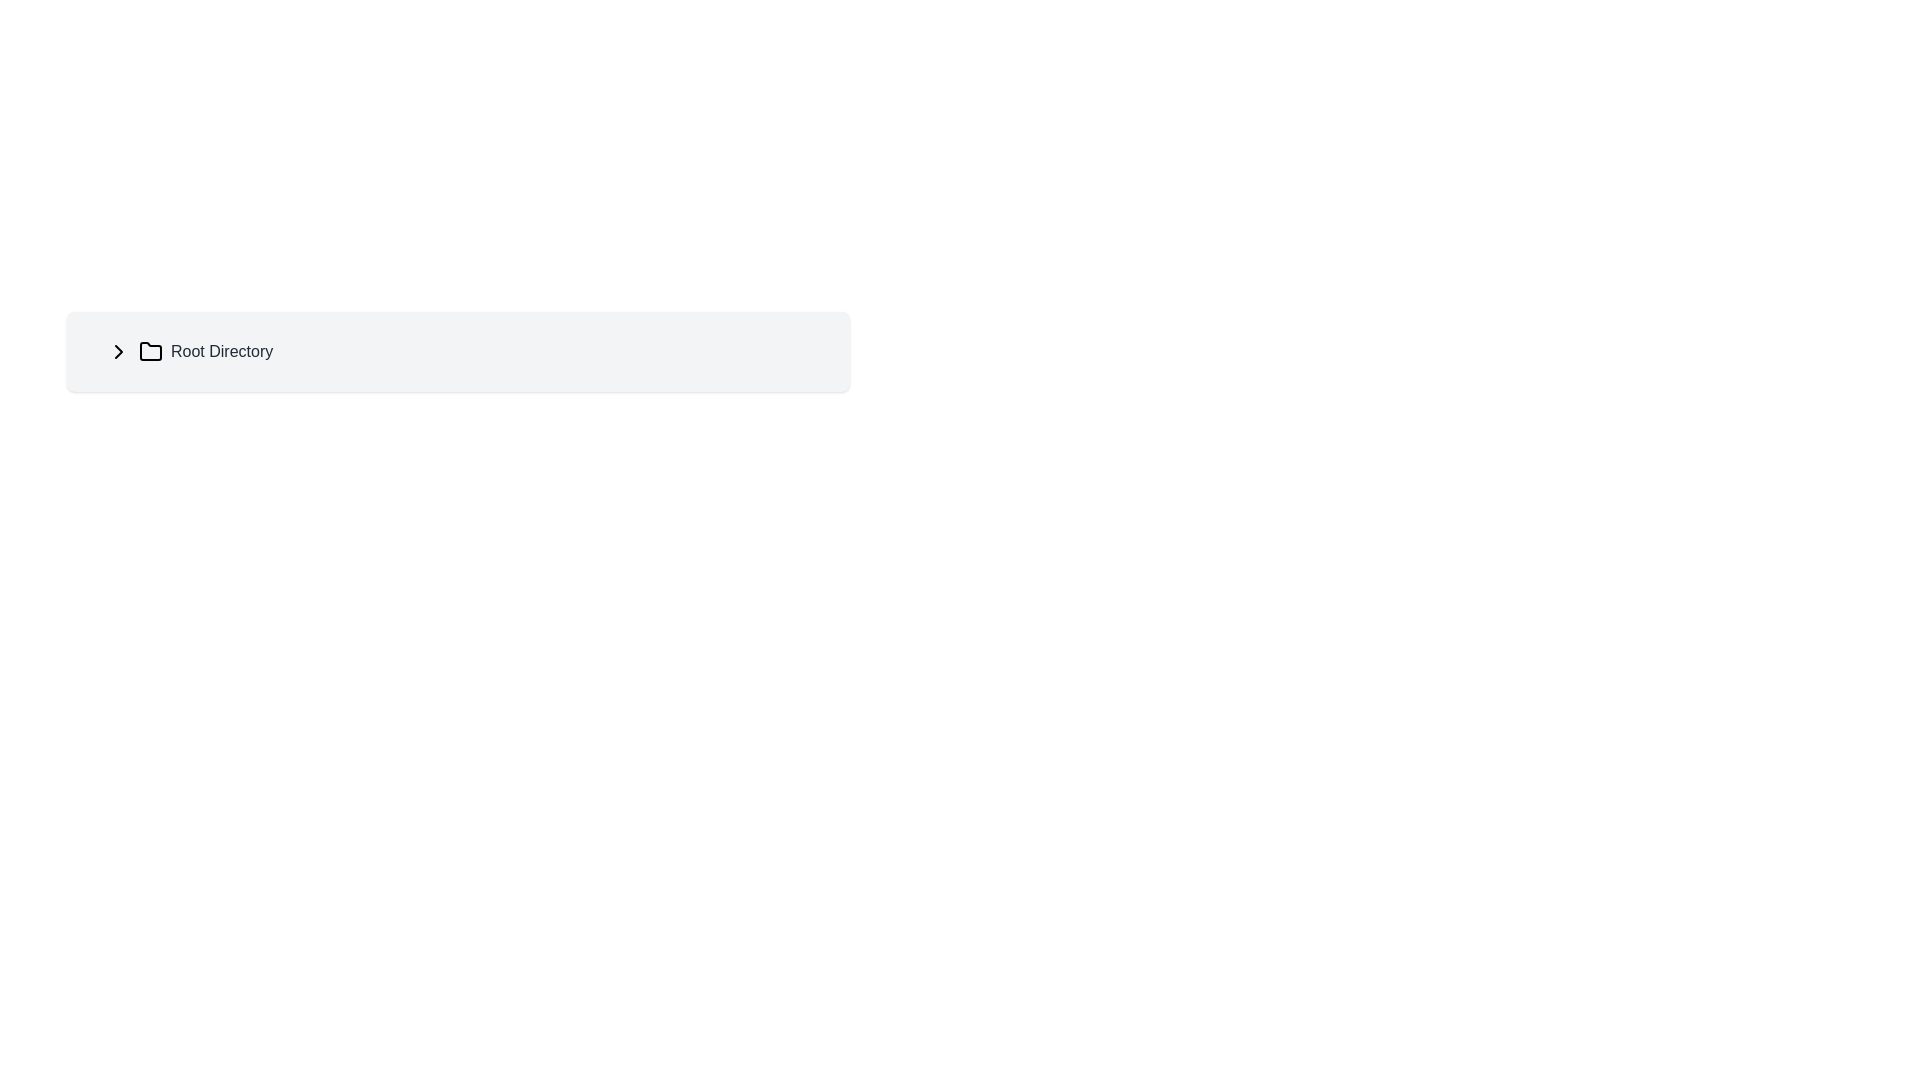 This screenshot has height=1080, width=1920. What do you see at coordinates (149, 350) in the screenshot?
I see `the folder icon located adjacent to the 'Root Directory' text label` at bounding box center [149, 350].